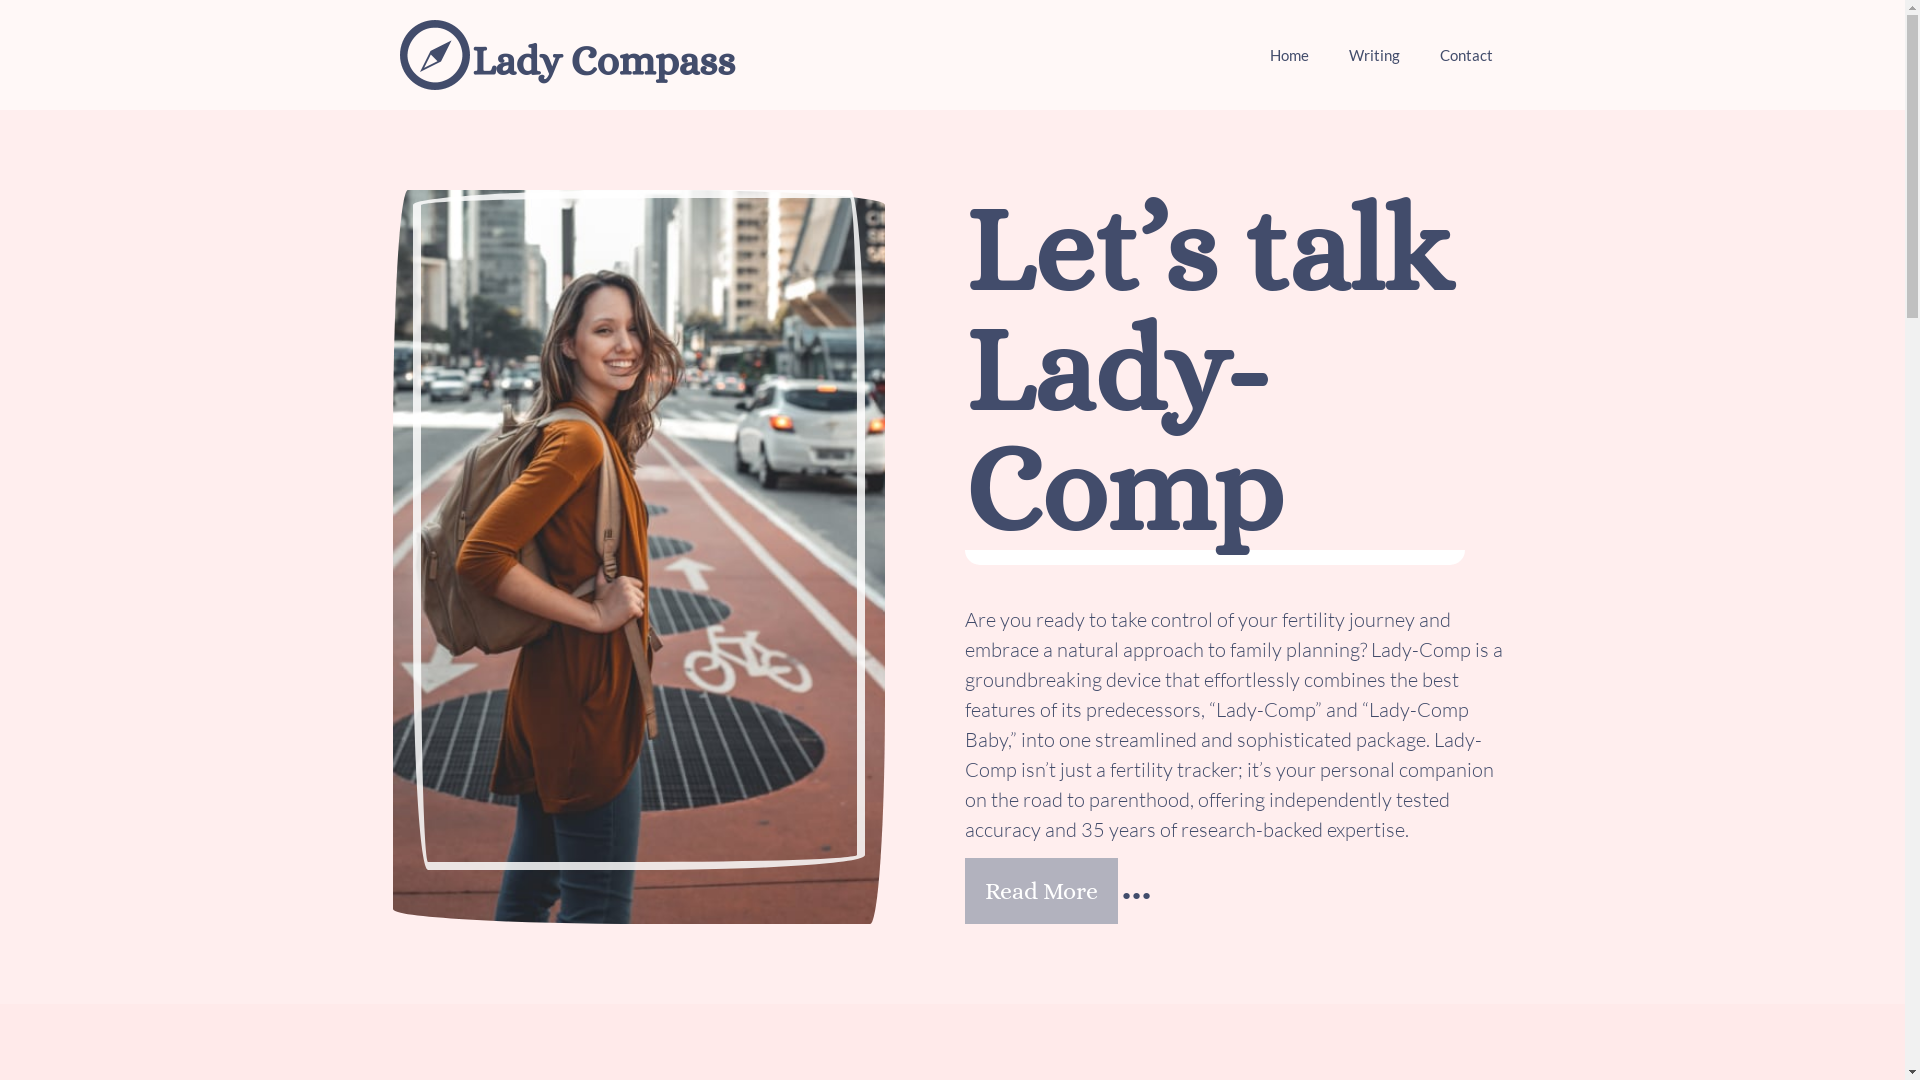 The image size is (1920, 1080). What do you see at coordinates (1040, 890) in the screenshot?
I see `'Read More'` at bounding box center [1040, 890].